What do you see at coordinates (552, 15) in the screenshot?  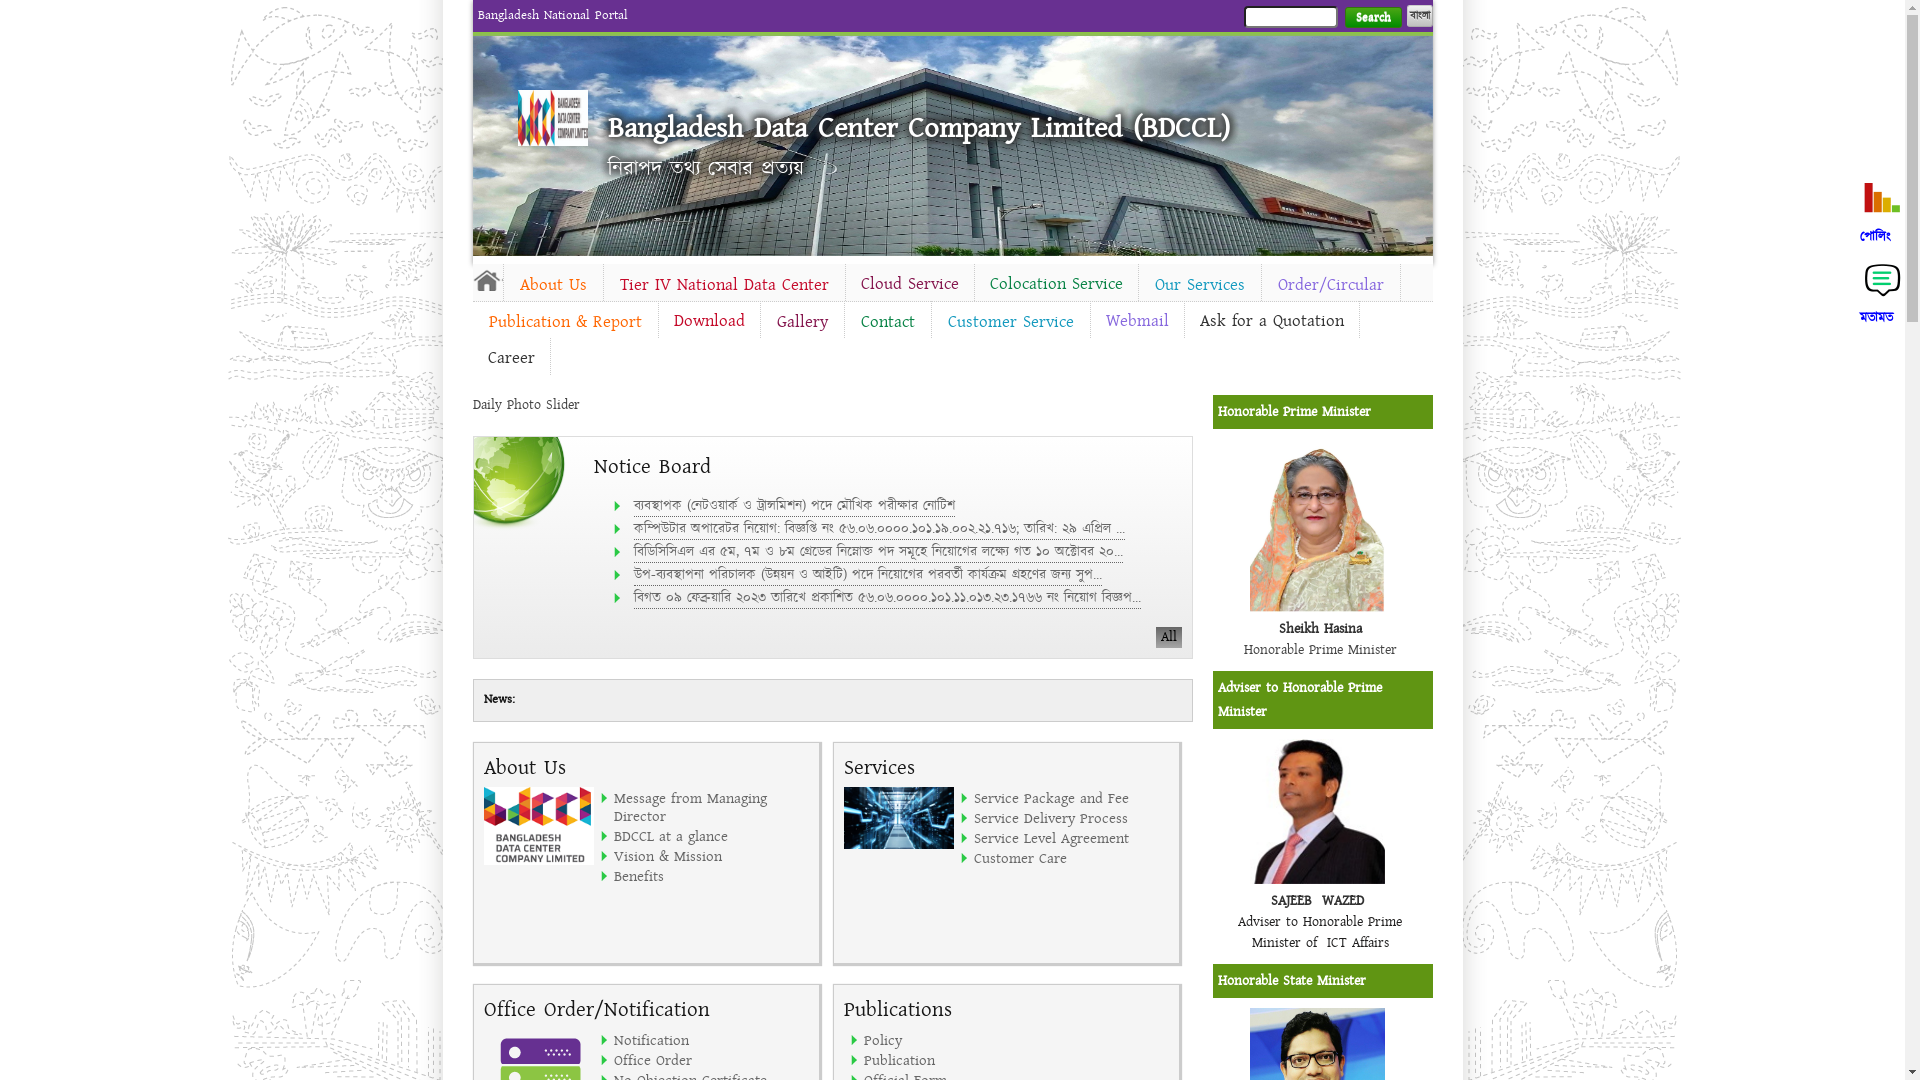 I see `'Bangladesh National Portal'` at bounding box center [552, 15].